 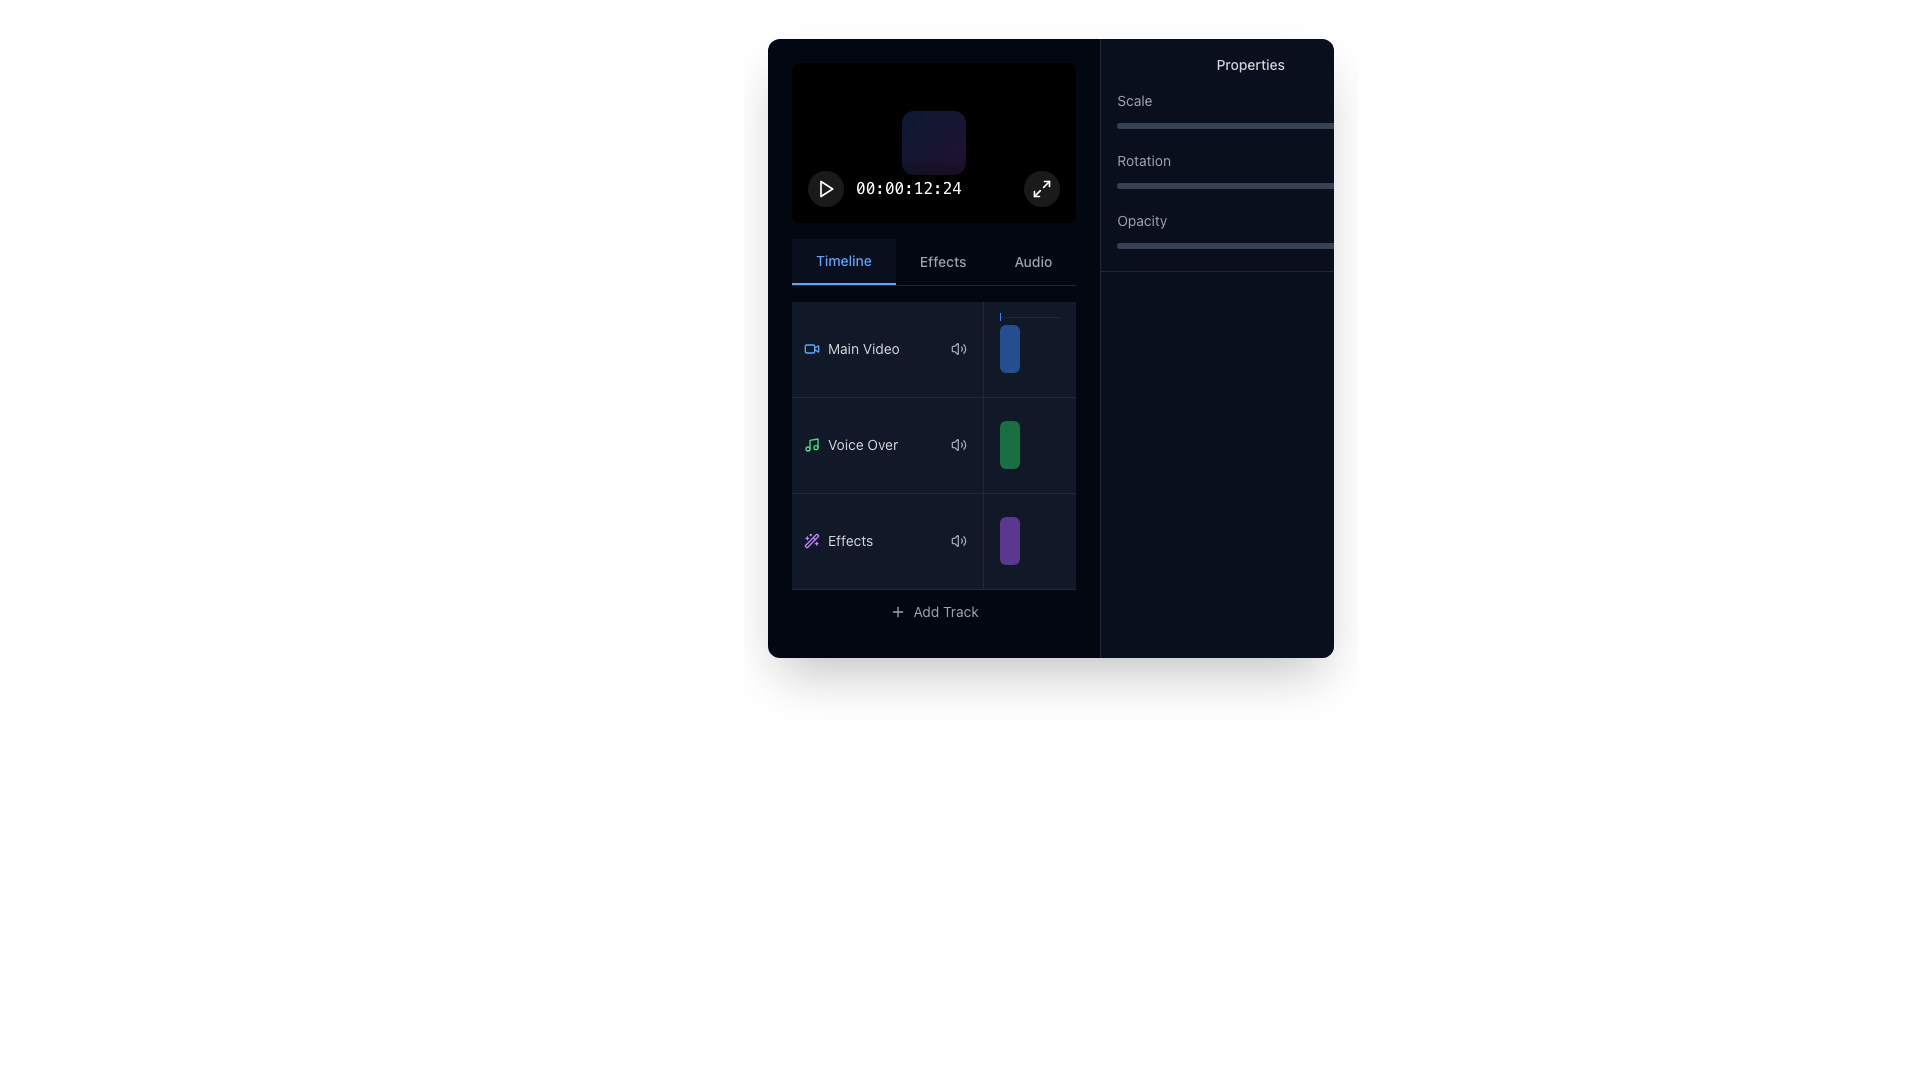 What do you see at coordinates (825, 188) in the screenshot?
I see `the play button, which is the leftmost element in the media control segment` at bounding box center [825, 188].